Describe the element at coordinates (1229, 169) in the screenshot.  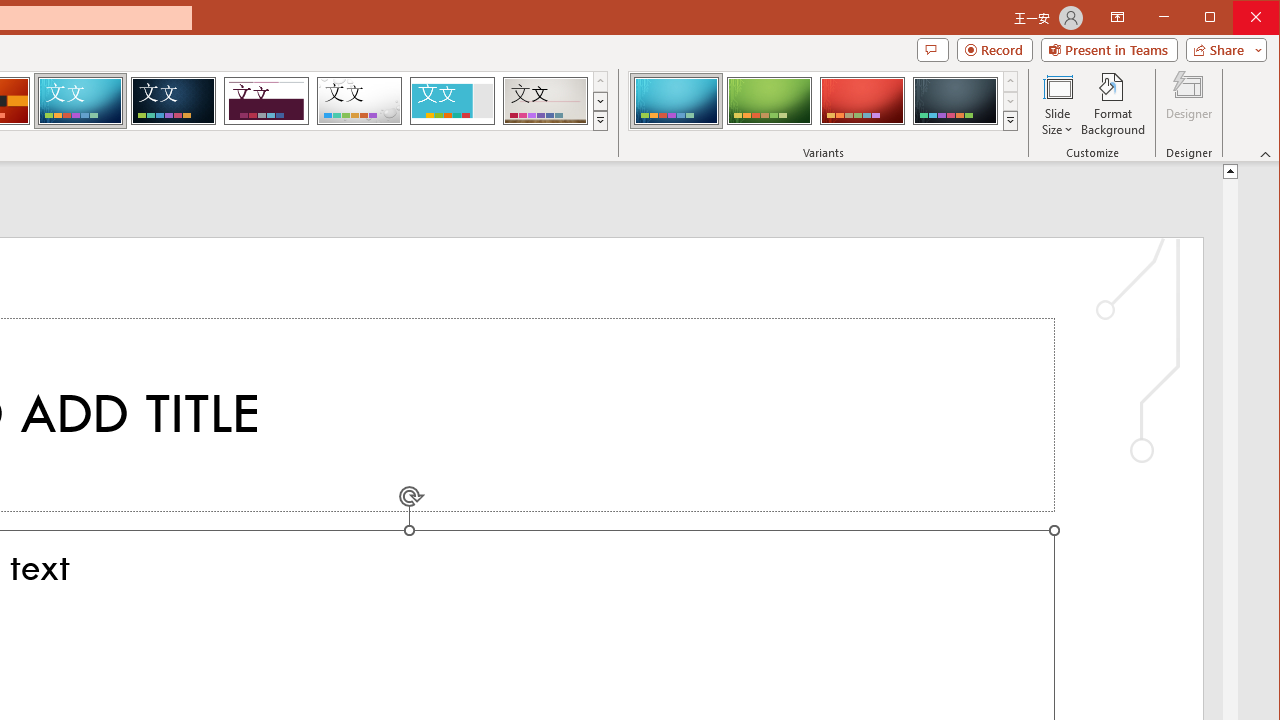
I see `'Line up'` at that location.